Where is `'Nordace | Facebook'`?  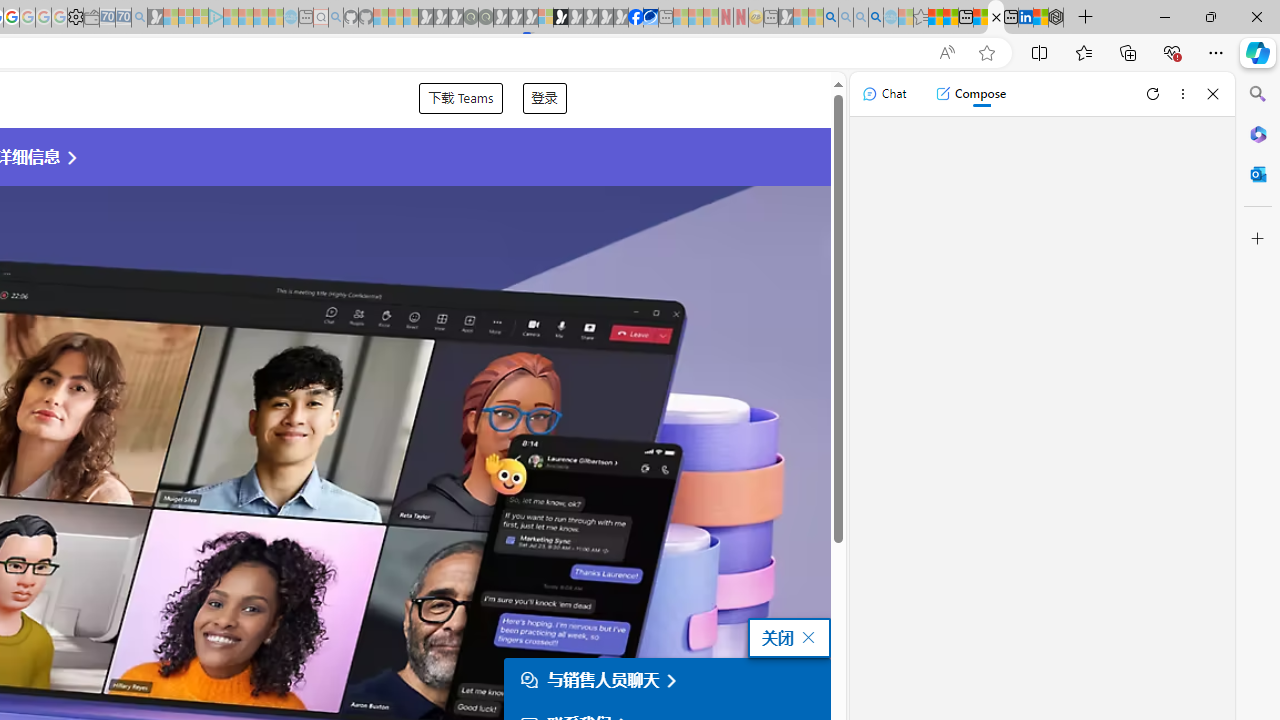 'Nordace | Facebook' is located at coordinates (634, 17).